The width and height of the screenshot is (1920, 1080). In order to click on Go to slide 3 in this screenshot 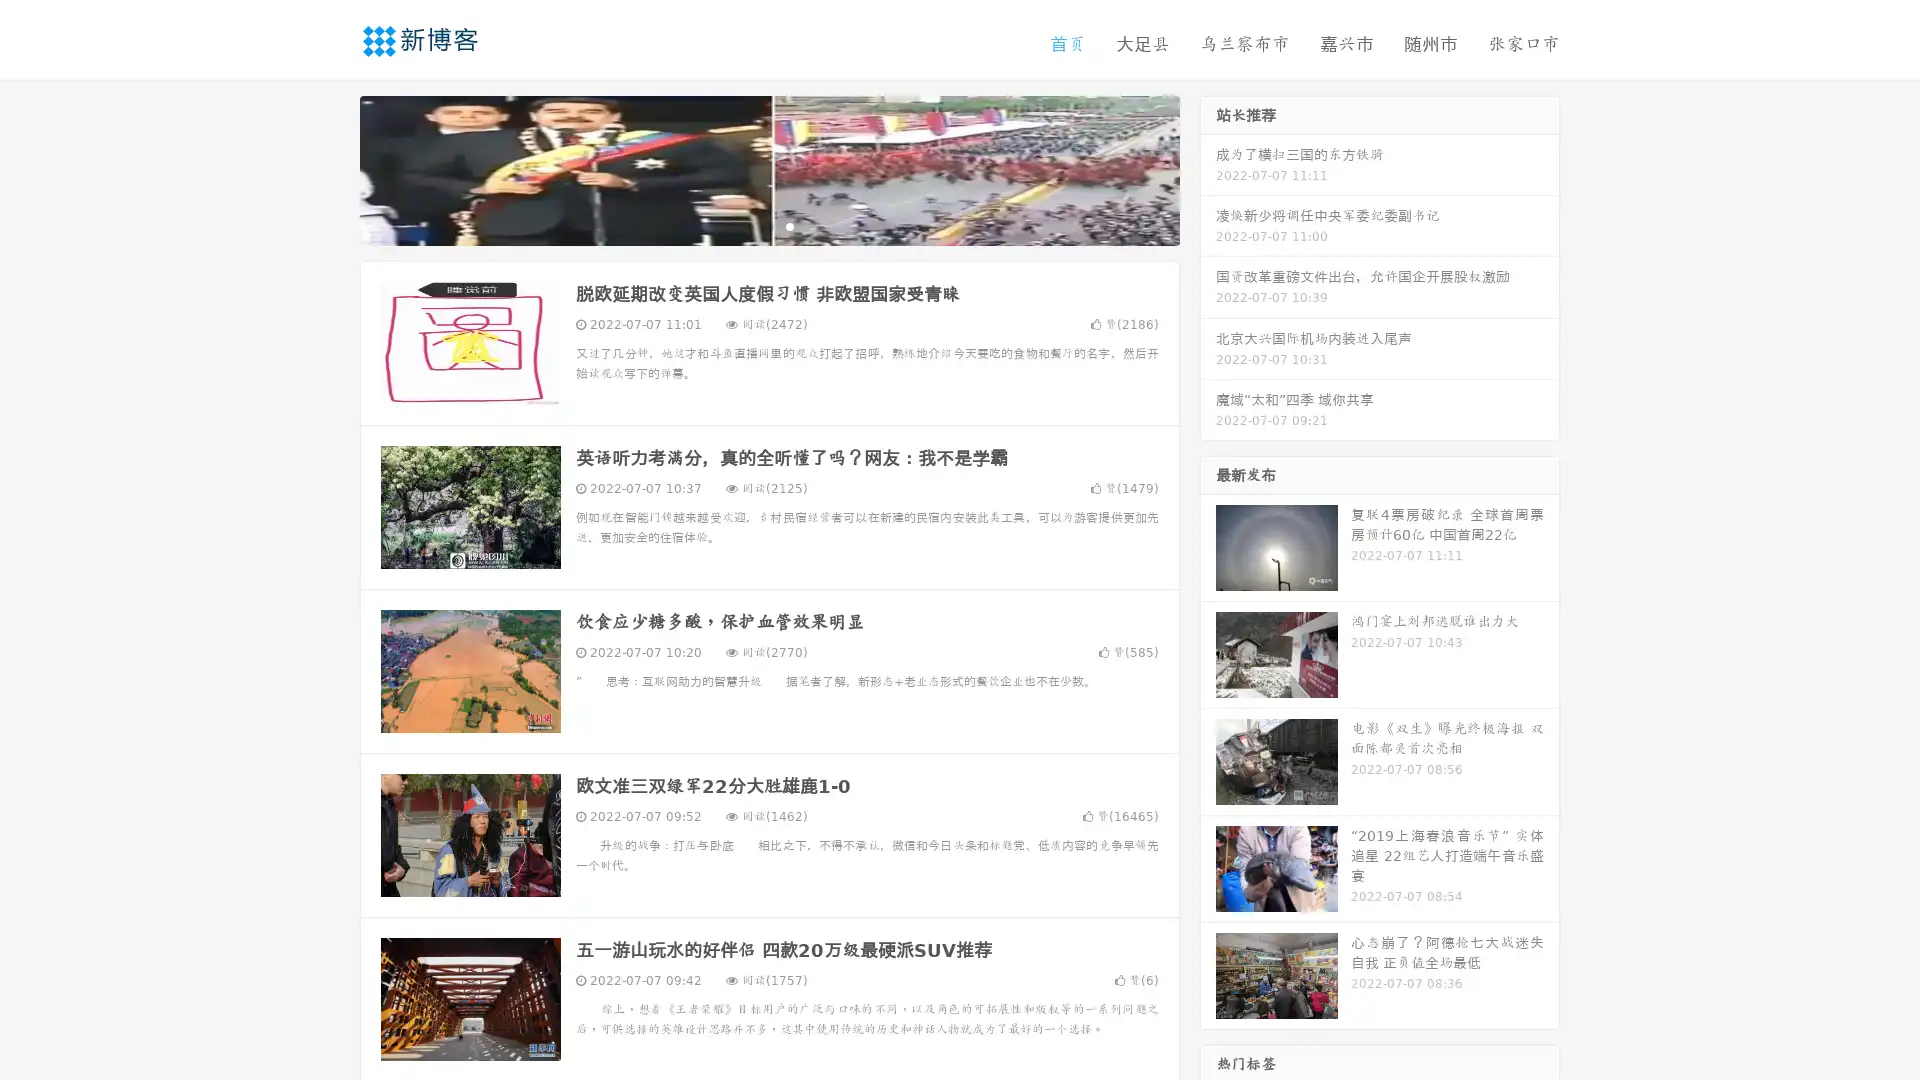, I will do `click(789, 225)`.